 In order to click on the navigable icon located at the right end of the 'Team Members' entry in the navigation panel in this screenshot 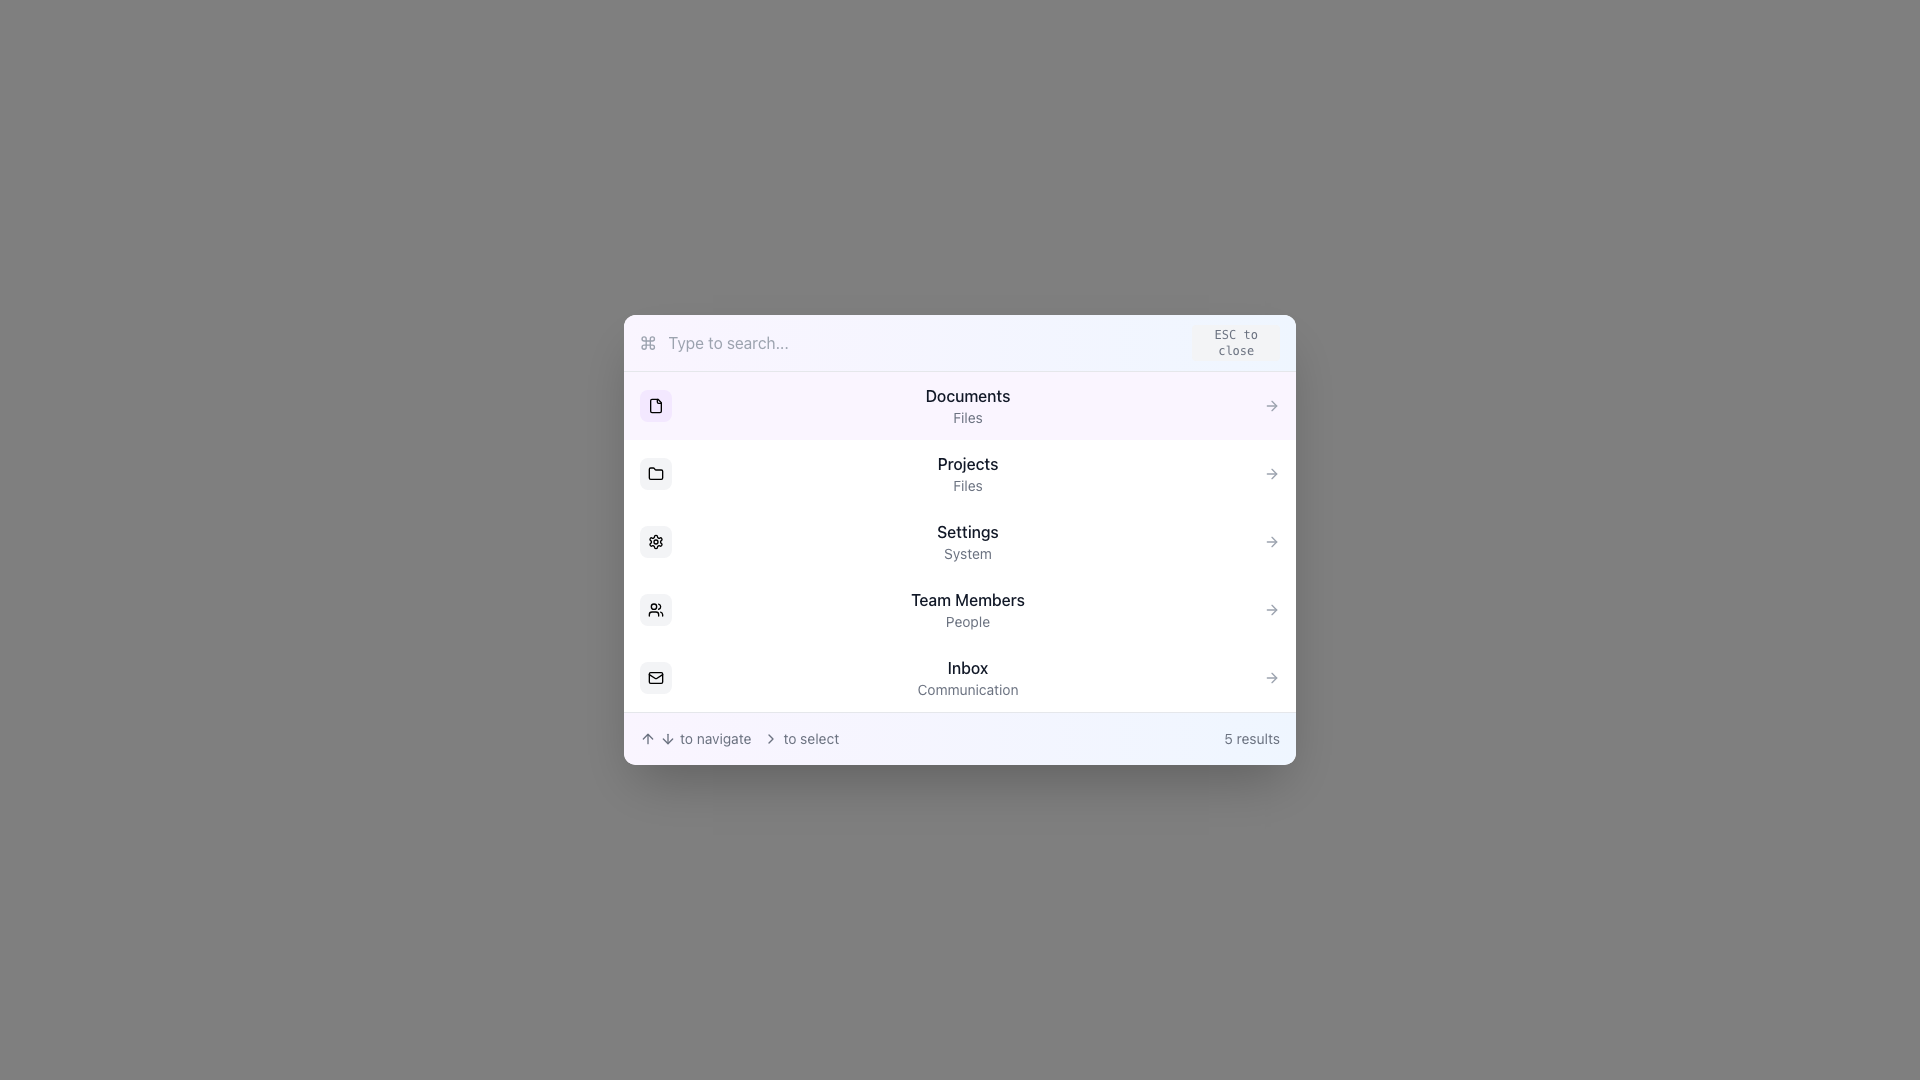, I will do `click(1271, 608)`.